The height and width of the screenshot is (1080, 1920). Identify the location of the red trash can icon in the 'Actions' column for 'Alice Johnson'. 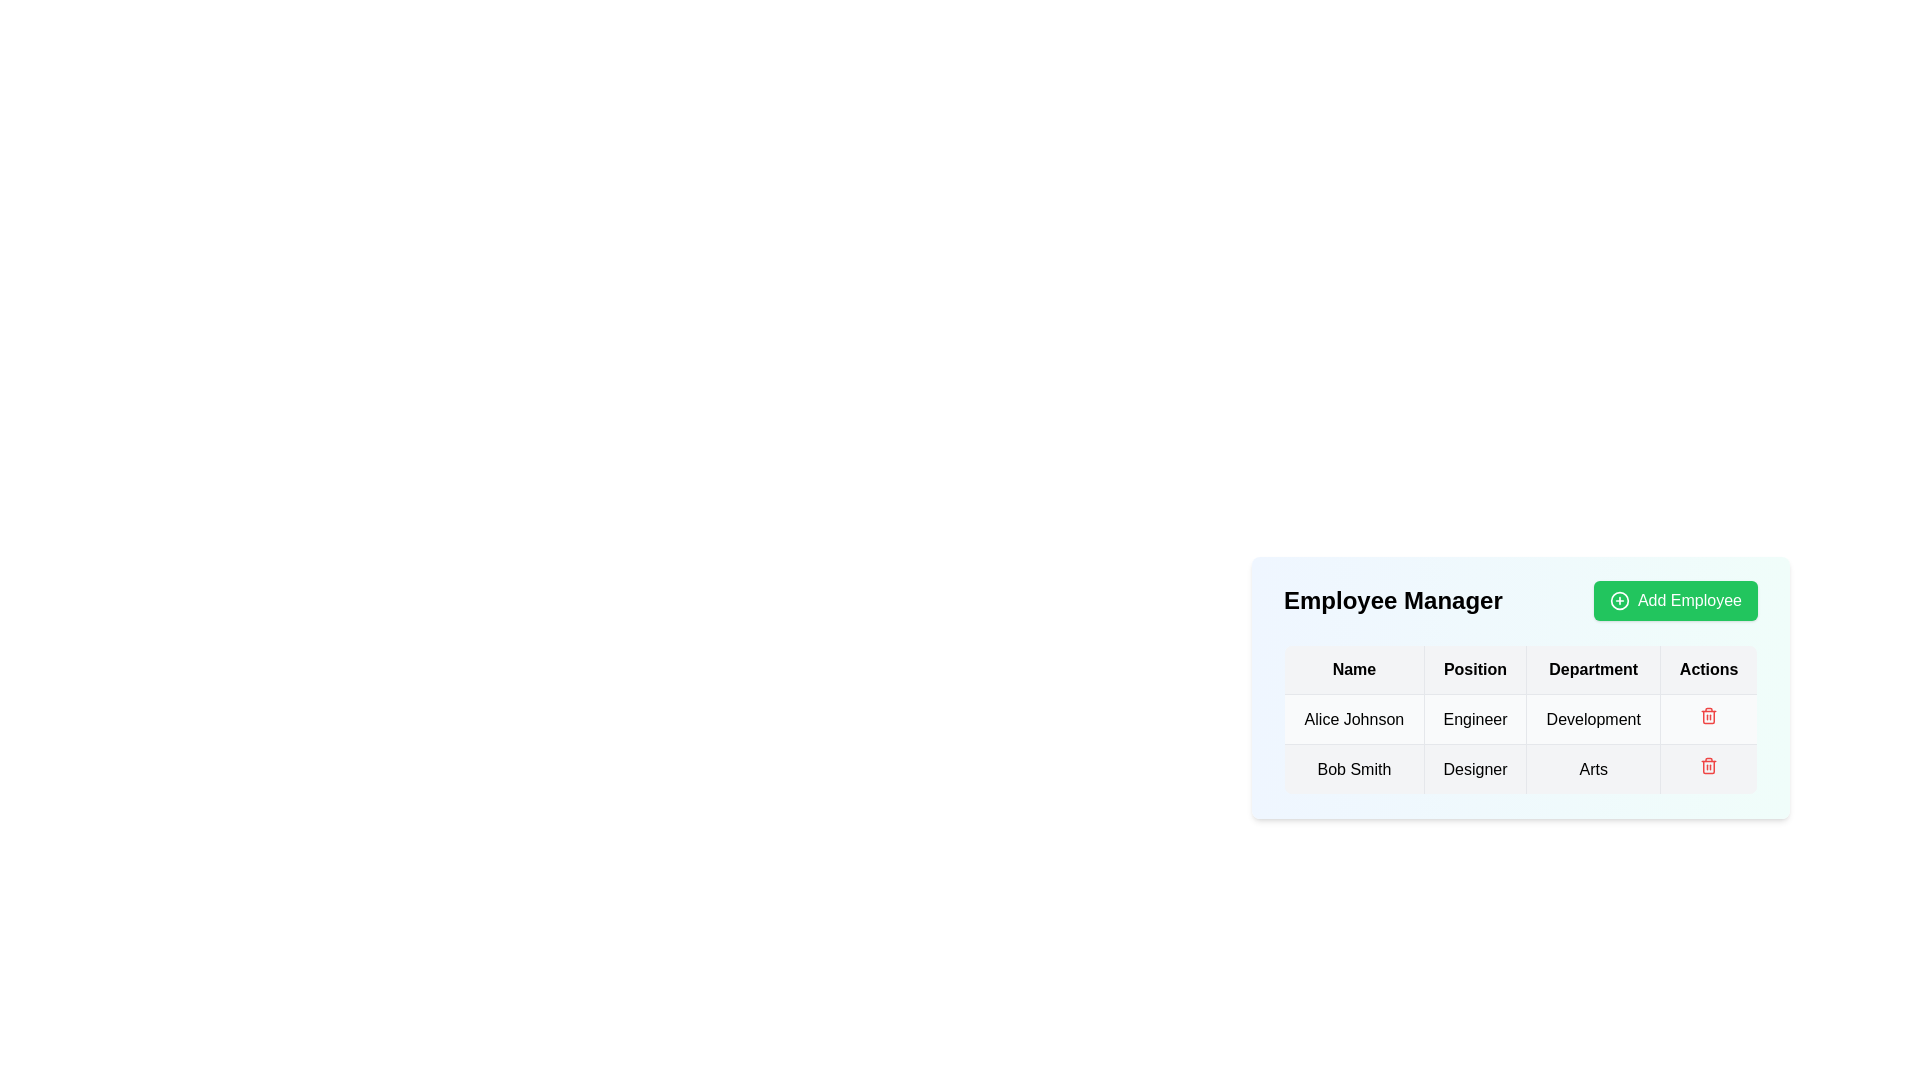
(1708, 718).